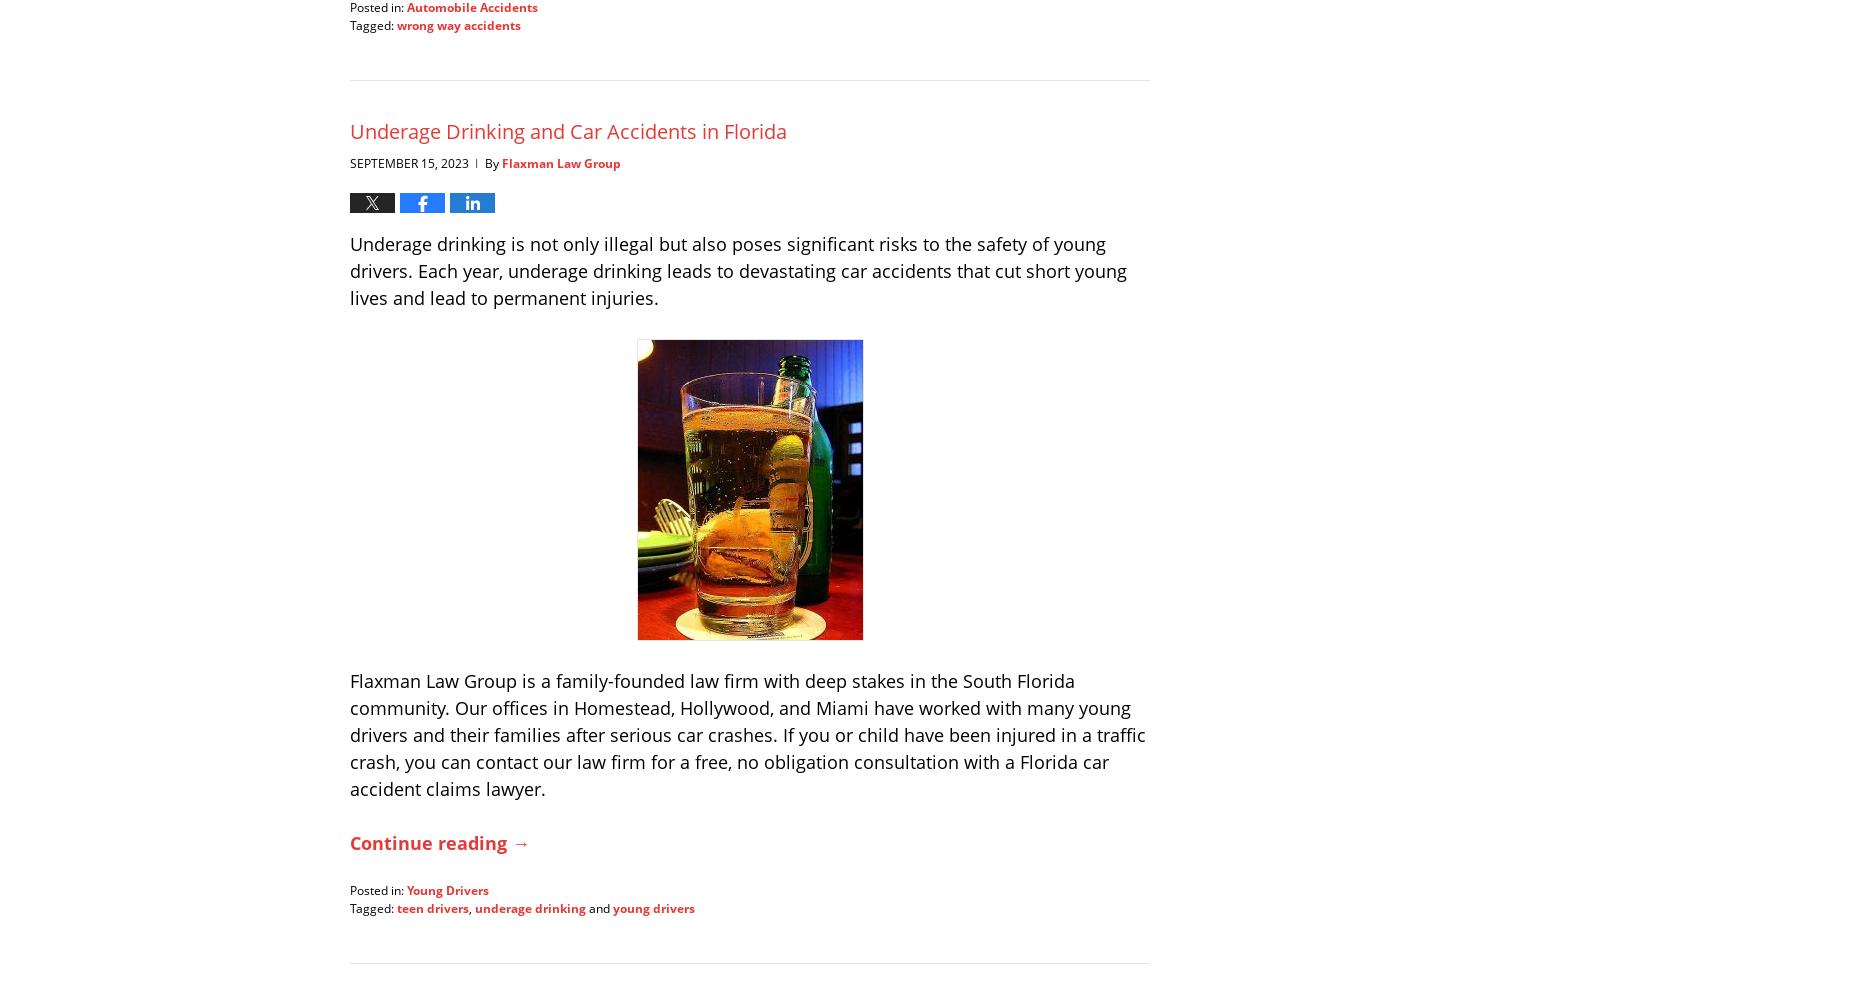 The image size is (1850, 997). Describe the element at coordinates (447, 888) in the screenshot. I see `'Young Drivers'` at that location.